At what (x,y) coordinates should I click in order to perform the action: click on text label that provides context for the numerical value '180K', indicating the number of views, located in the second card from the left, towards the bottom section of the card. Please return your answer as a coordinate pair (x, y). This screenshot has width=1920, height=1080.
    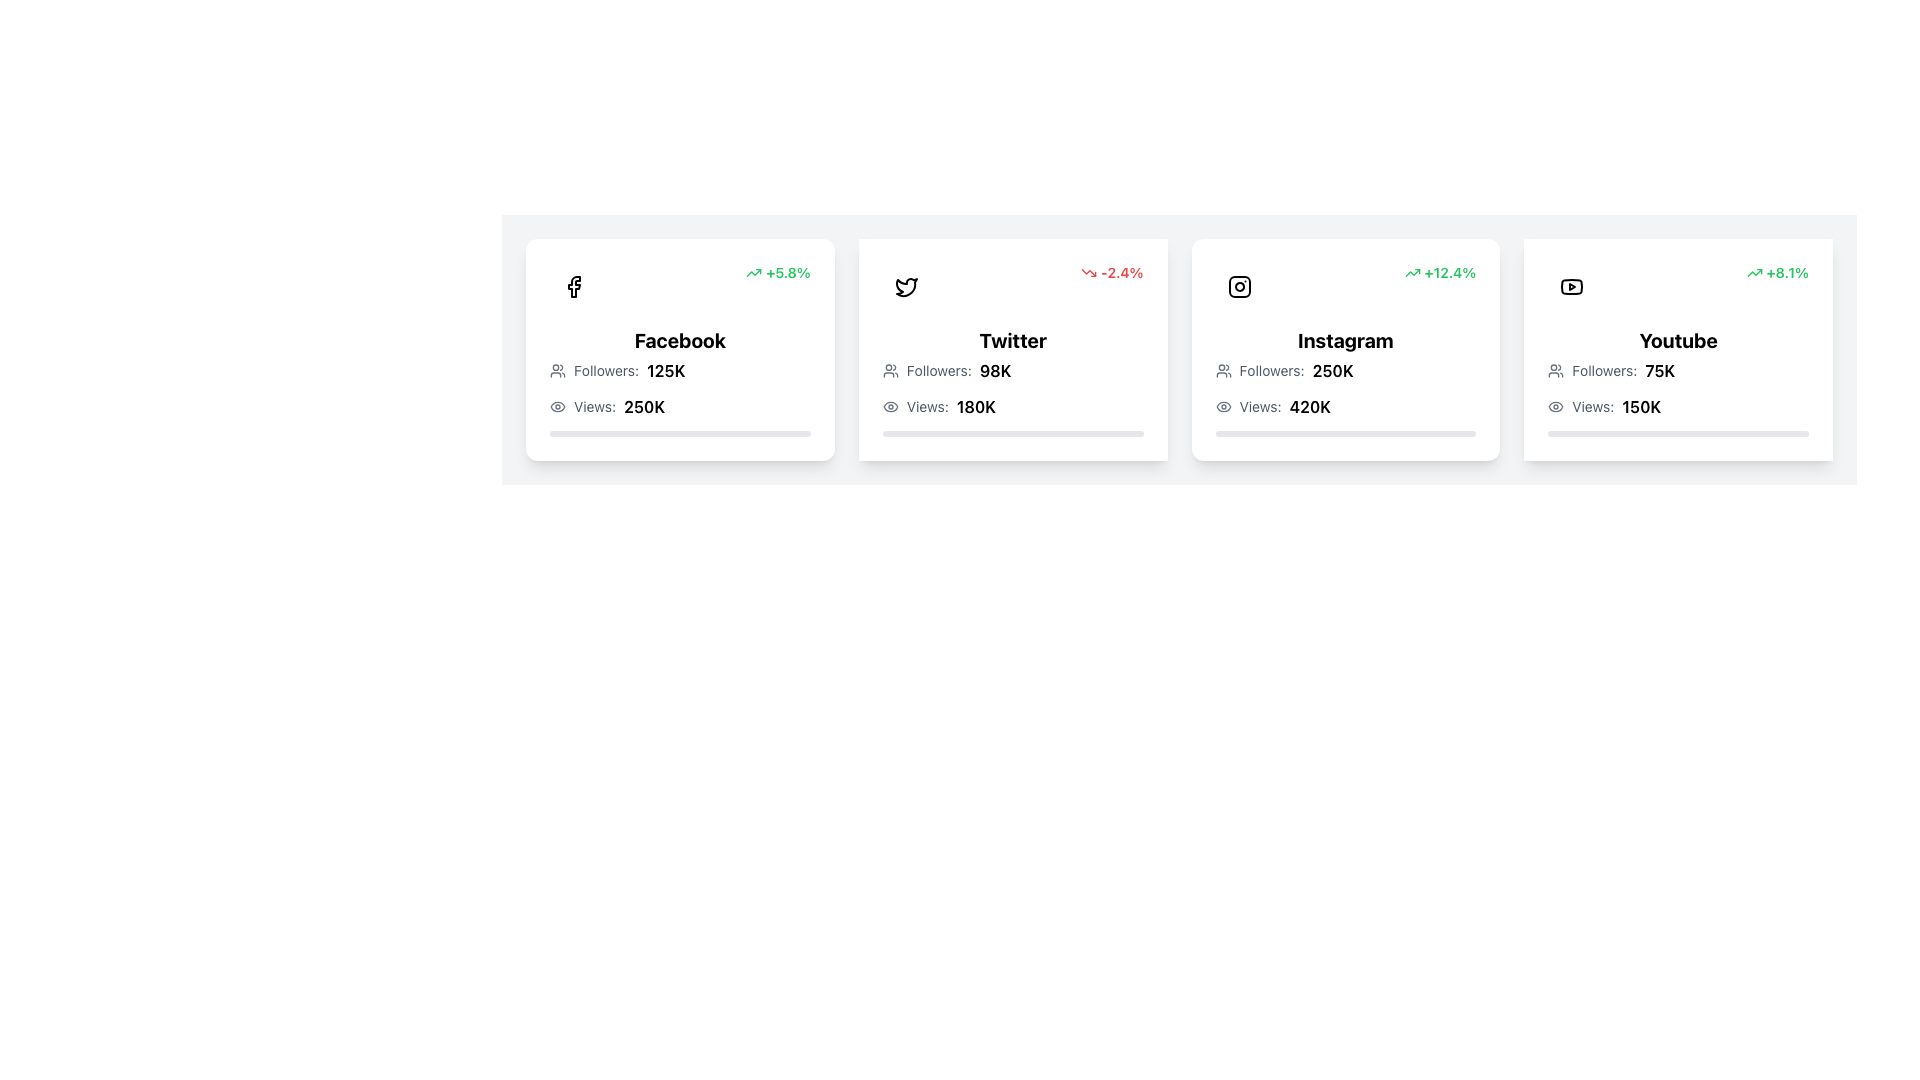
    Looking at the image, I should click on (926, 406).